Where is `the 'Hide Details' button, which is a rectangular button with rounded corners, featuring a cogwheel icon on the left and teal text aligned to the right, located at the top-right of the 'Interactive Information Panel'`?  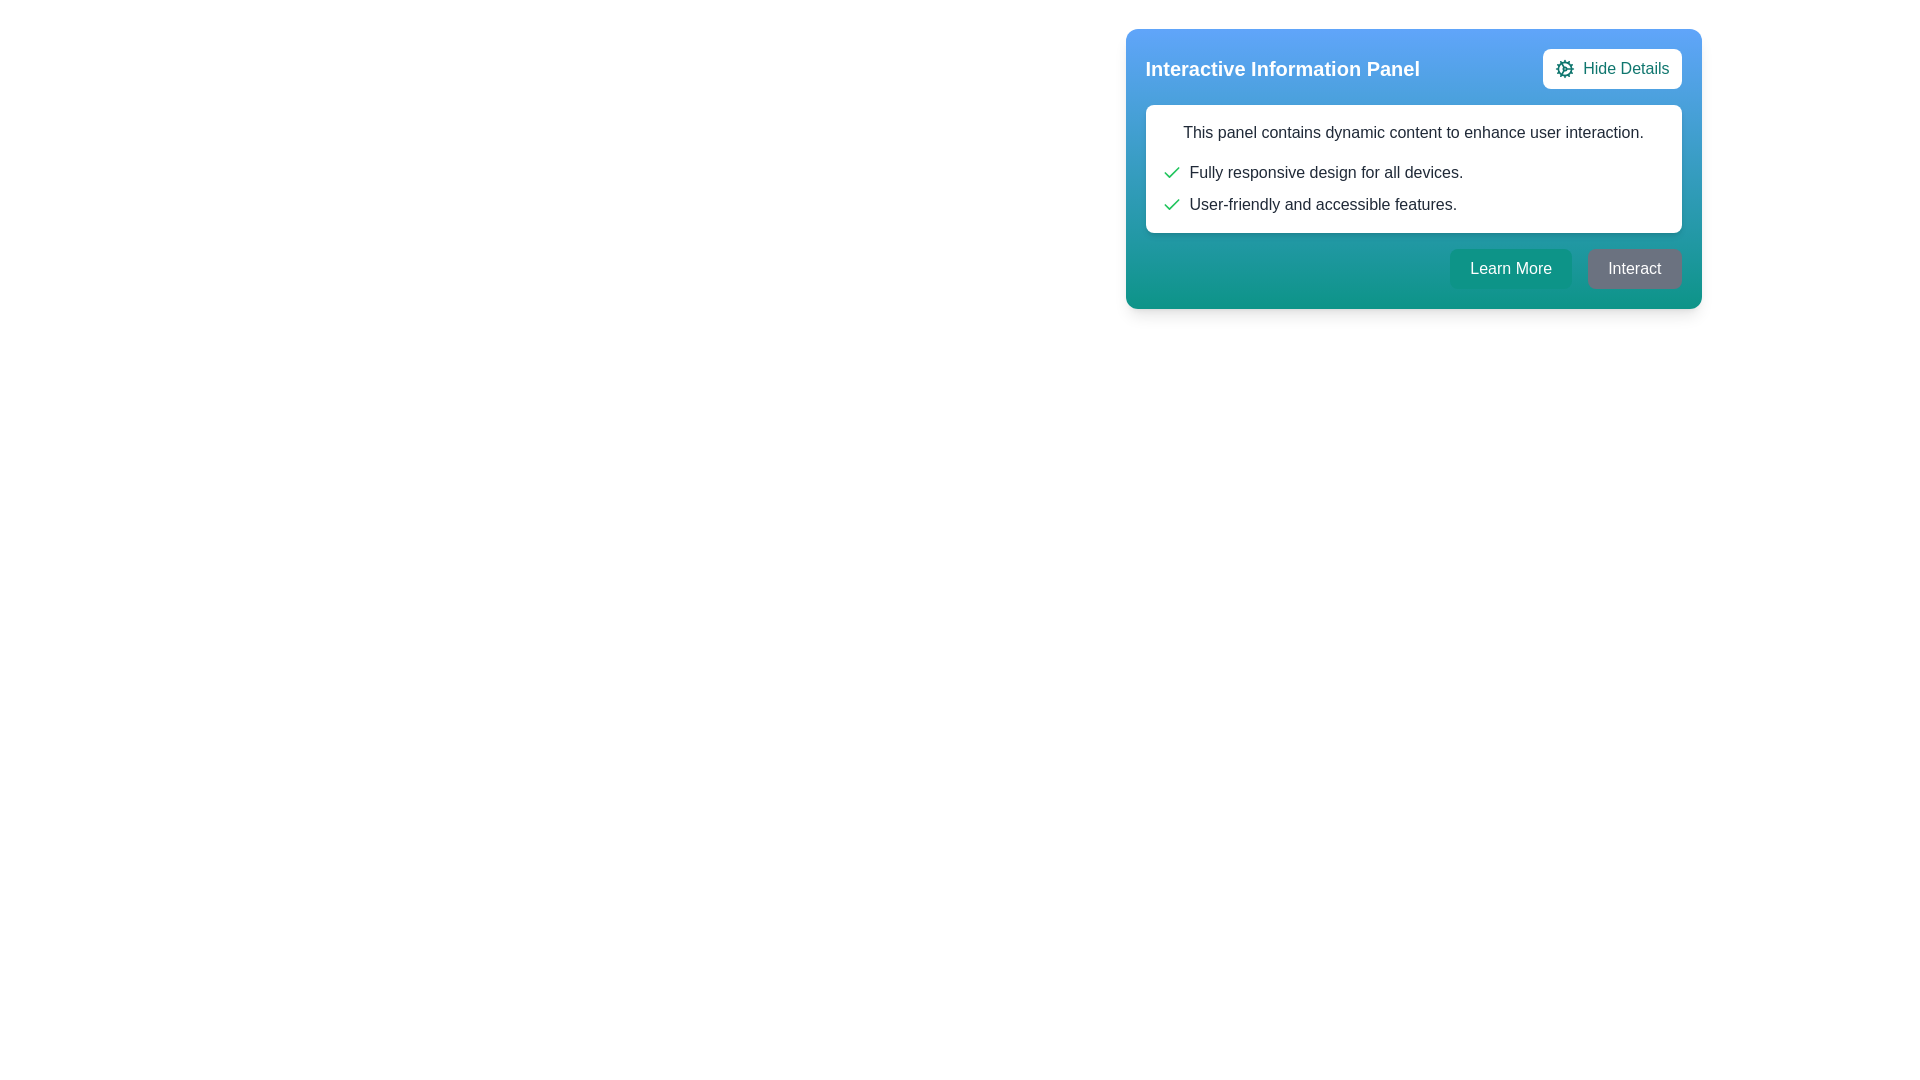
the 'Hide Details' button, which is a rectangular button with rounded corners, featuring a cogwheel icon on the left and teal text aligned to the right, located at the top-right of the 'Interactive Information Panel' is located at coordinates (1612, 68).